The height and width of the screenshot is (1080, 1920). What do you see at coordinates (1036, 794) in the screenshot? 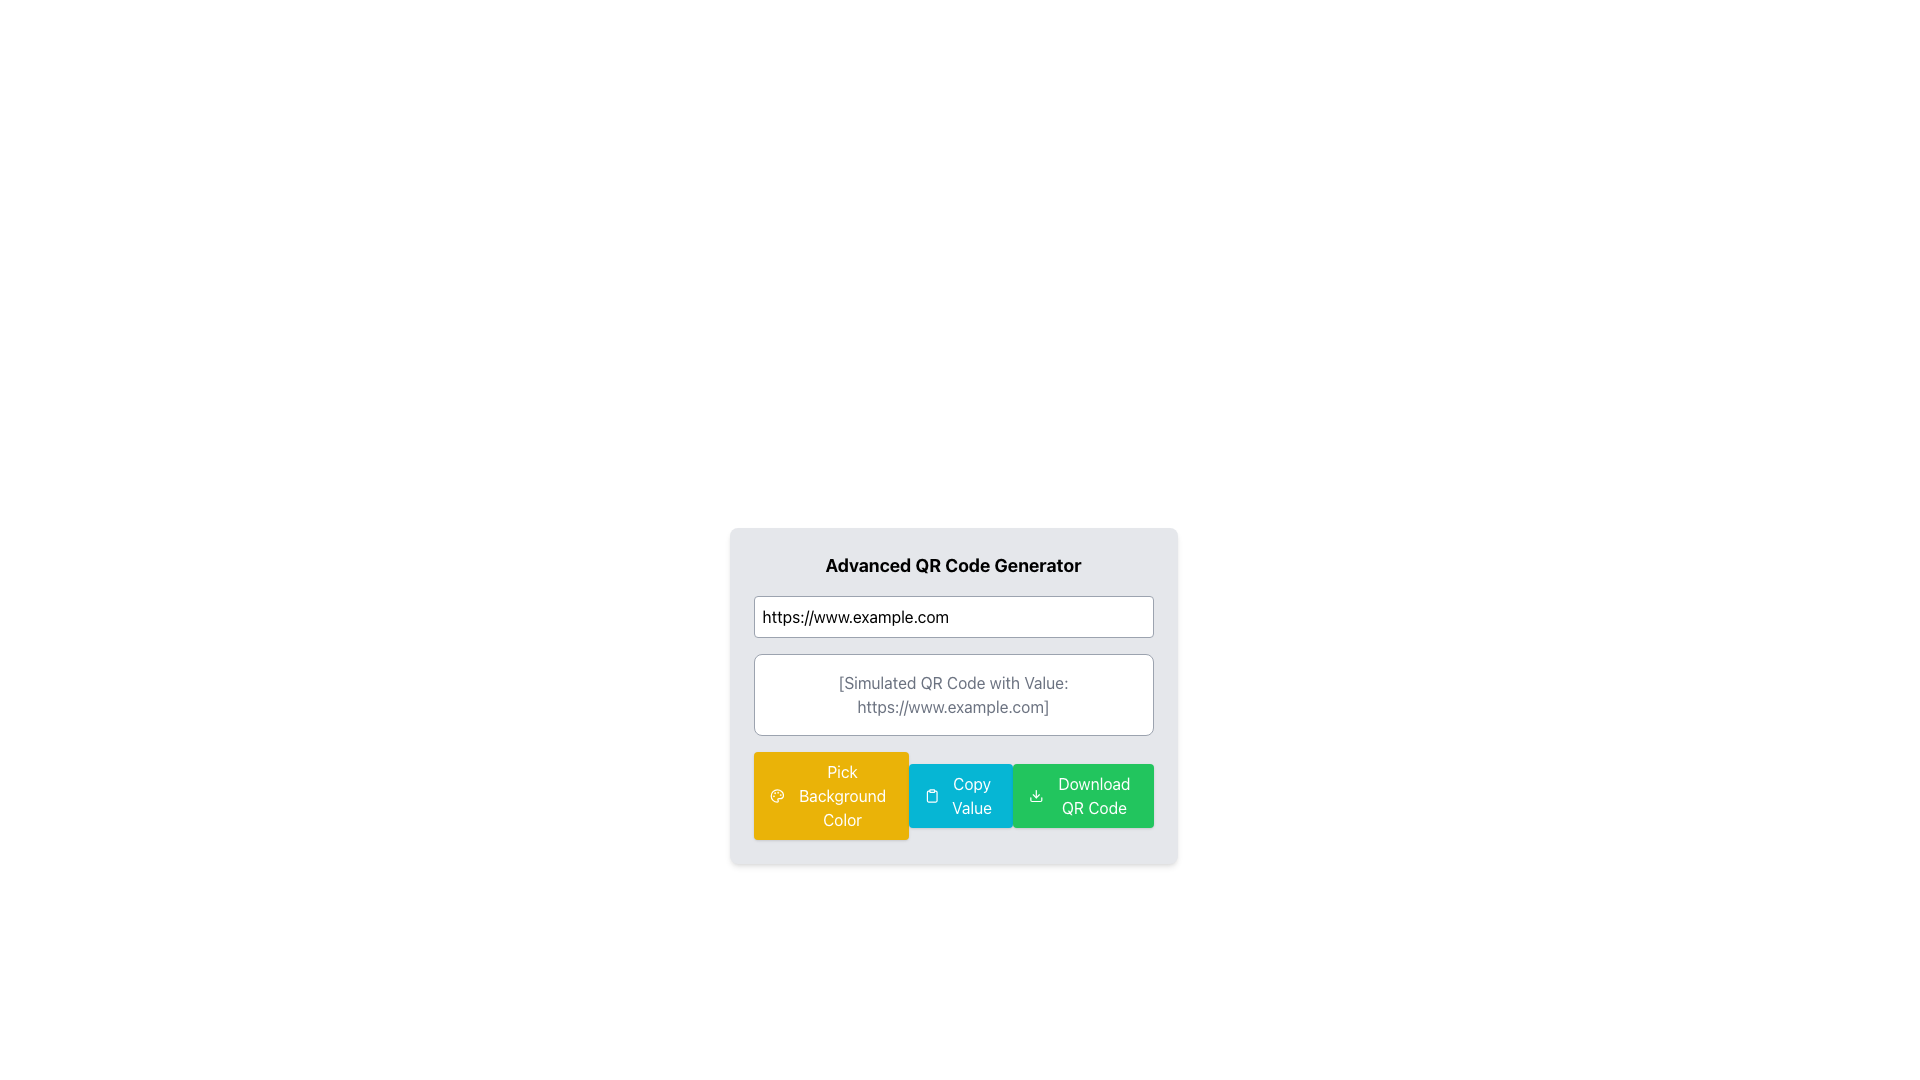
I see `the download icon inside the green button labeled 'Download QR Code' located at the bottom right of the QR code display section` at bounding box center [1036, 794].